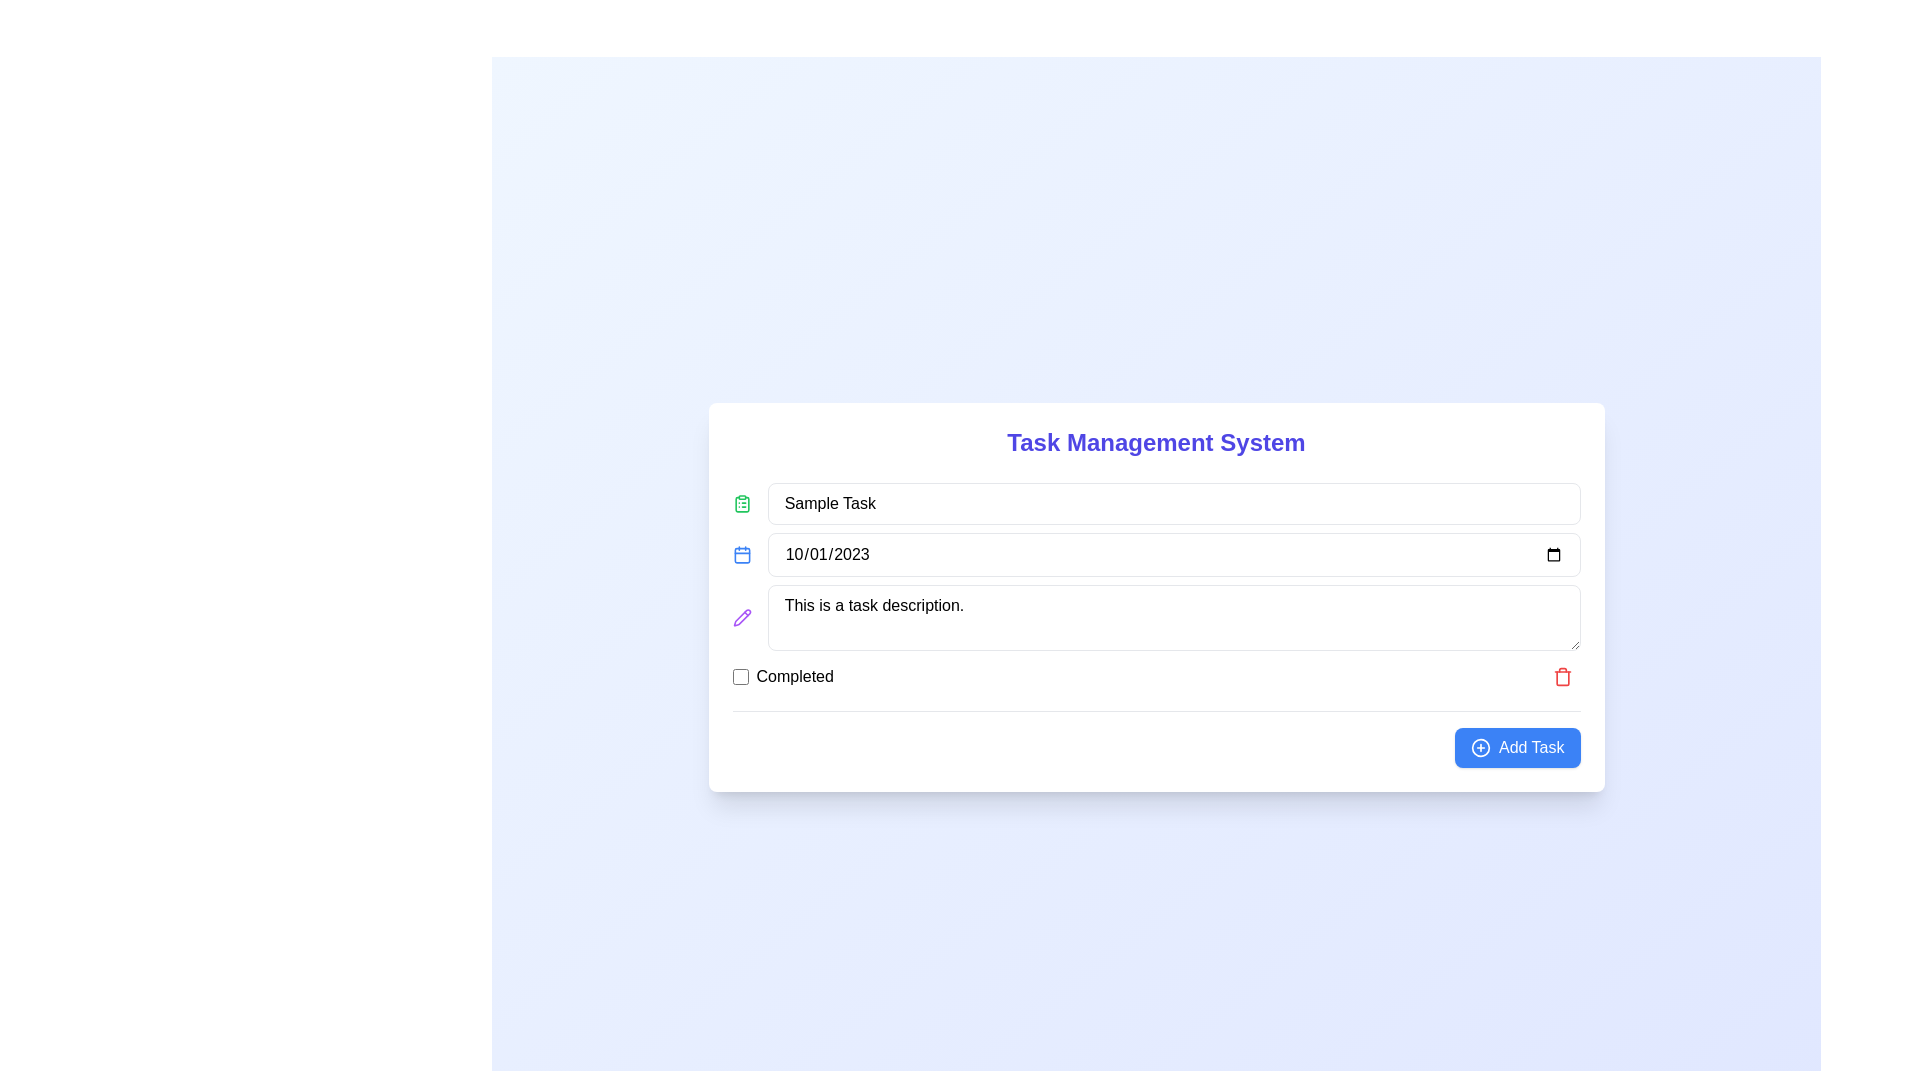 This screenshot has width=1920, height=1080. I want to click on the task description input field, which is the third input field in the 'Task Management System' interface, located below the 'Sample Task' input and above the 'Completed' checkbox, so click(1156, 616).